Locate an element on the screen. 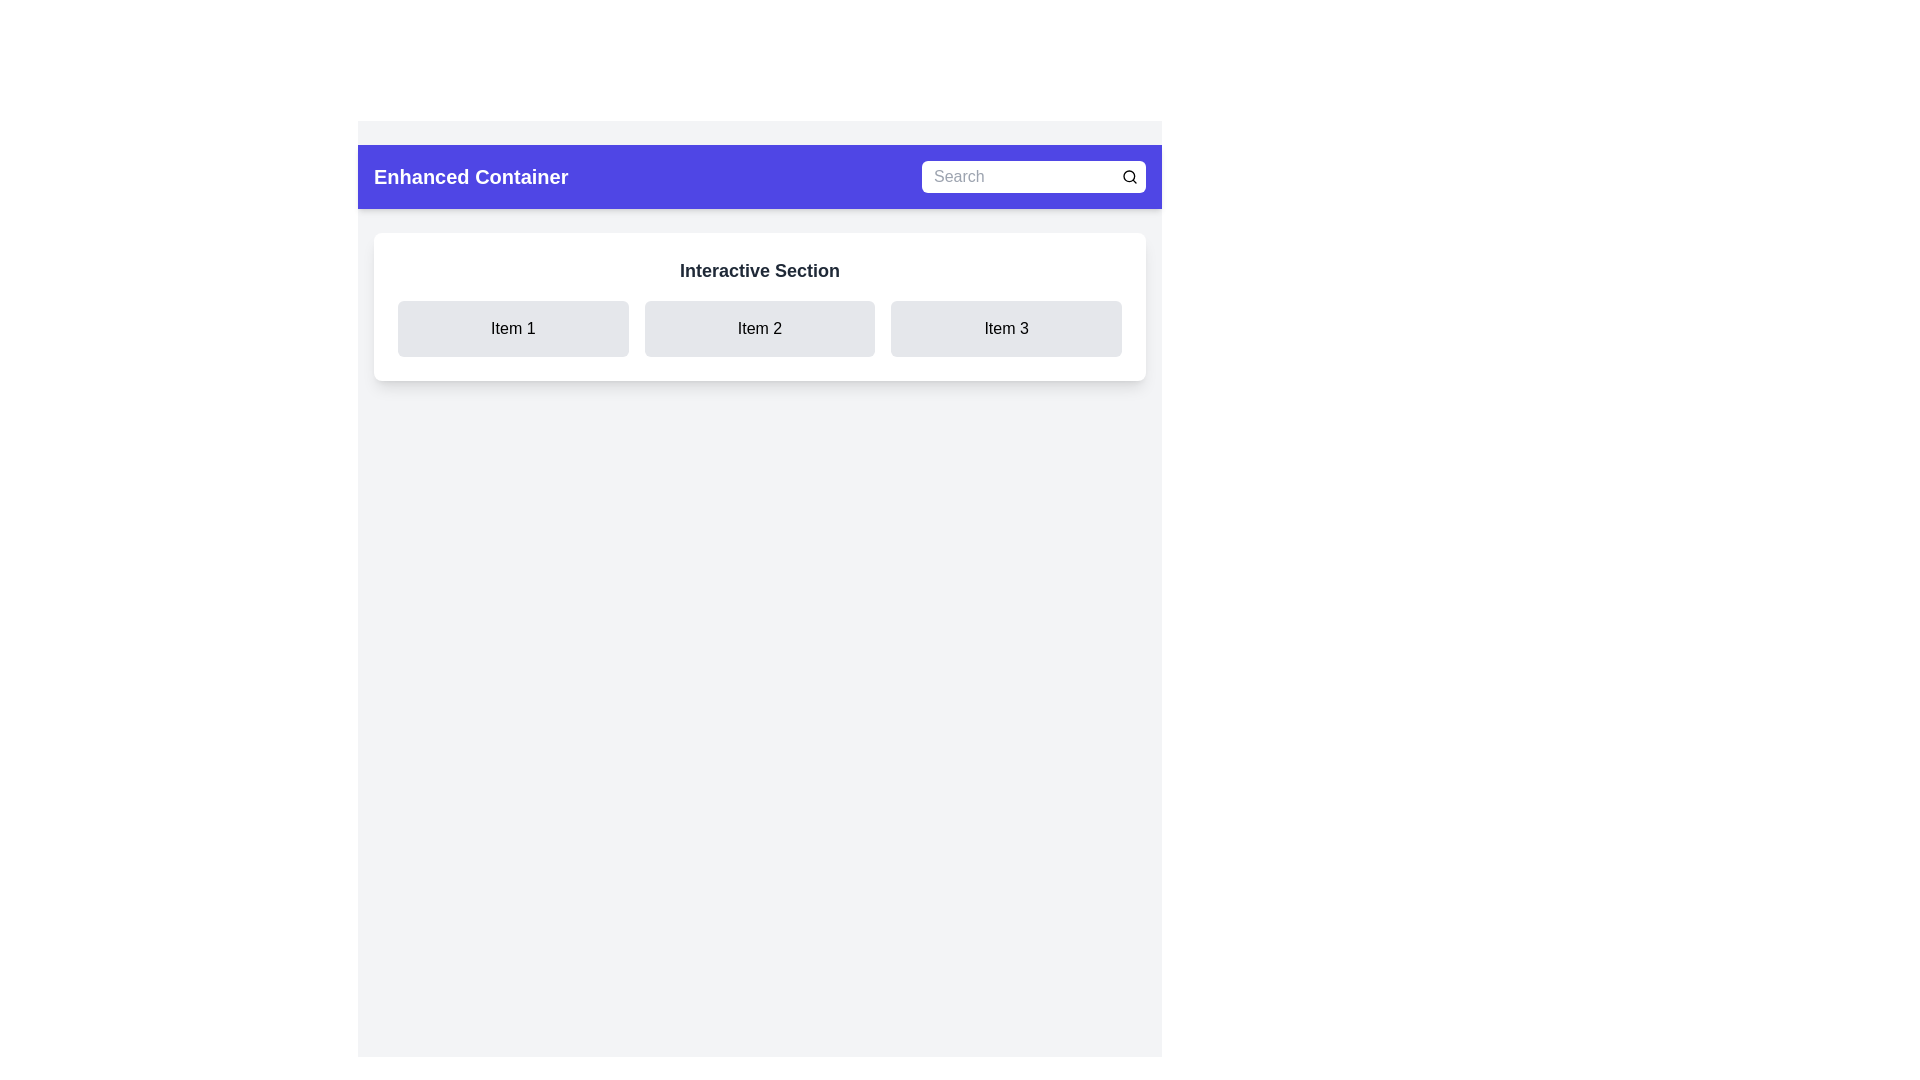  the selectable item labeled 'Item 1', which is a rectangular button with a light gray background and rounded corners, positioned at the top left of the interactive section is located at coordinates (513, 327).